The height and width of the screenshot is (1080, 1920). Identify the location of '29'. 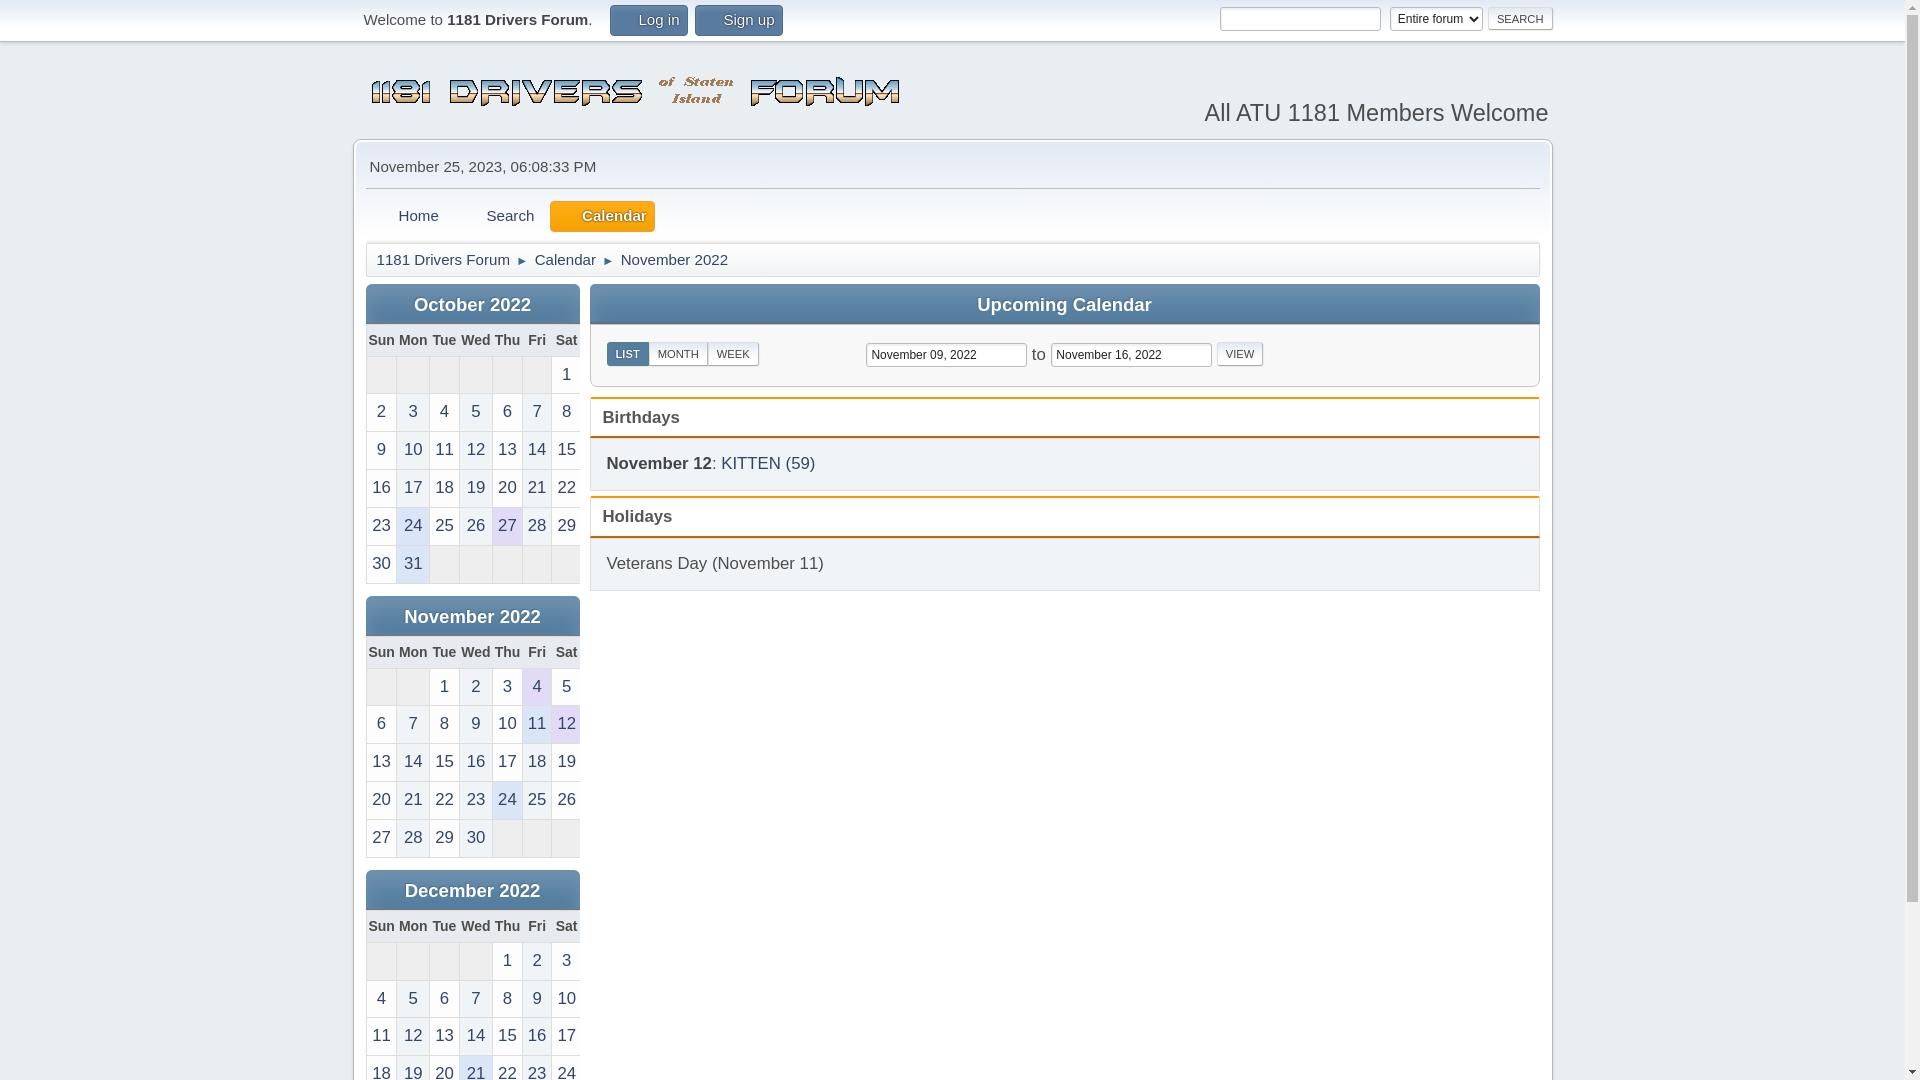
(429, 838).